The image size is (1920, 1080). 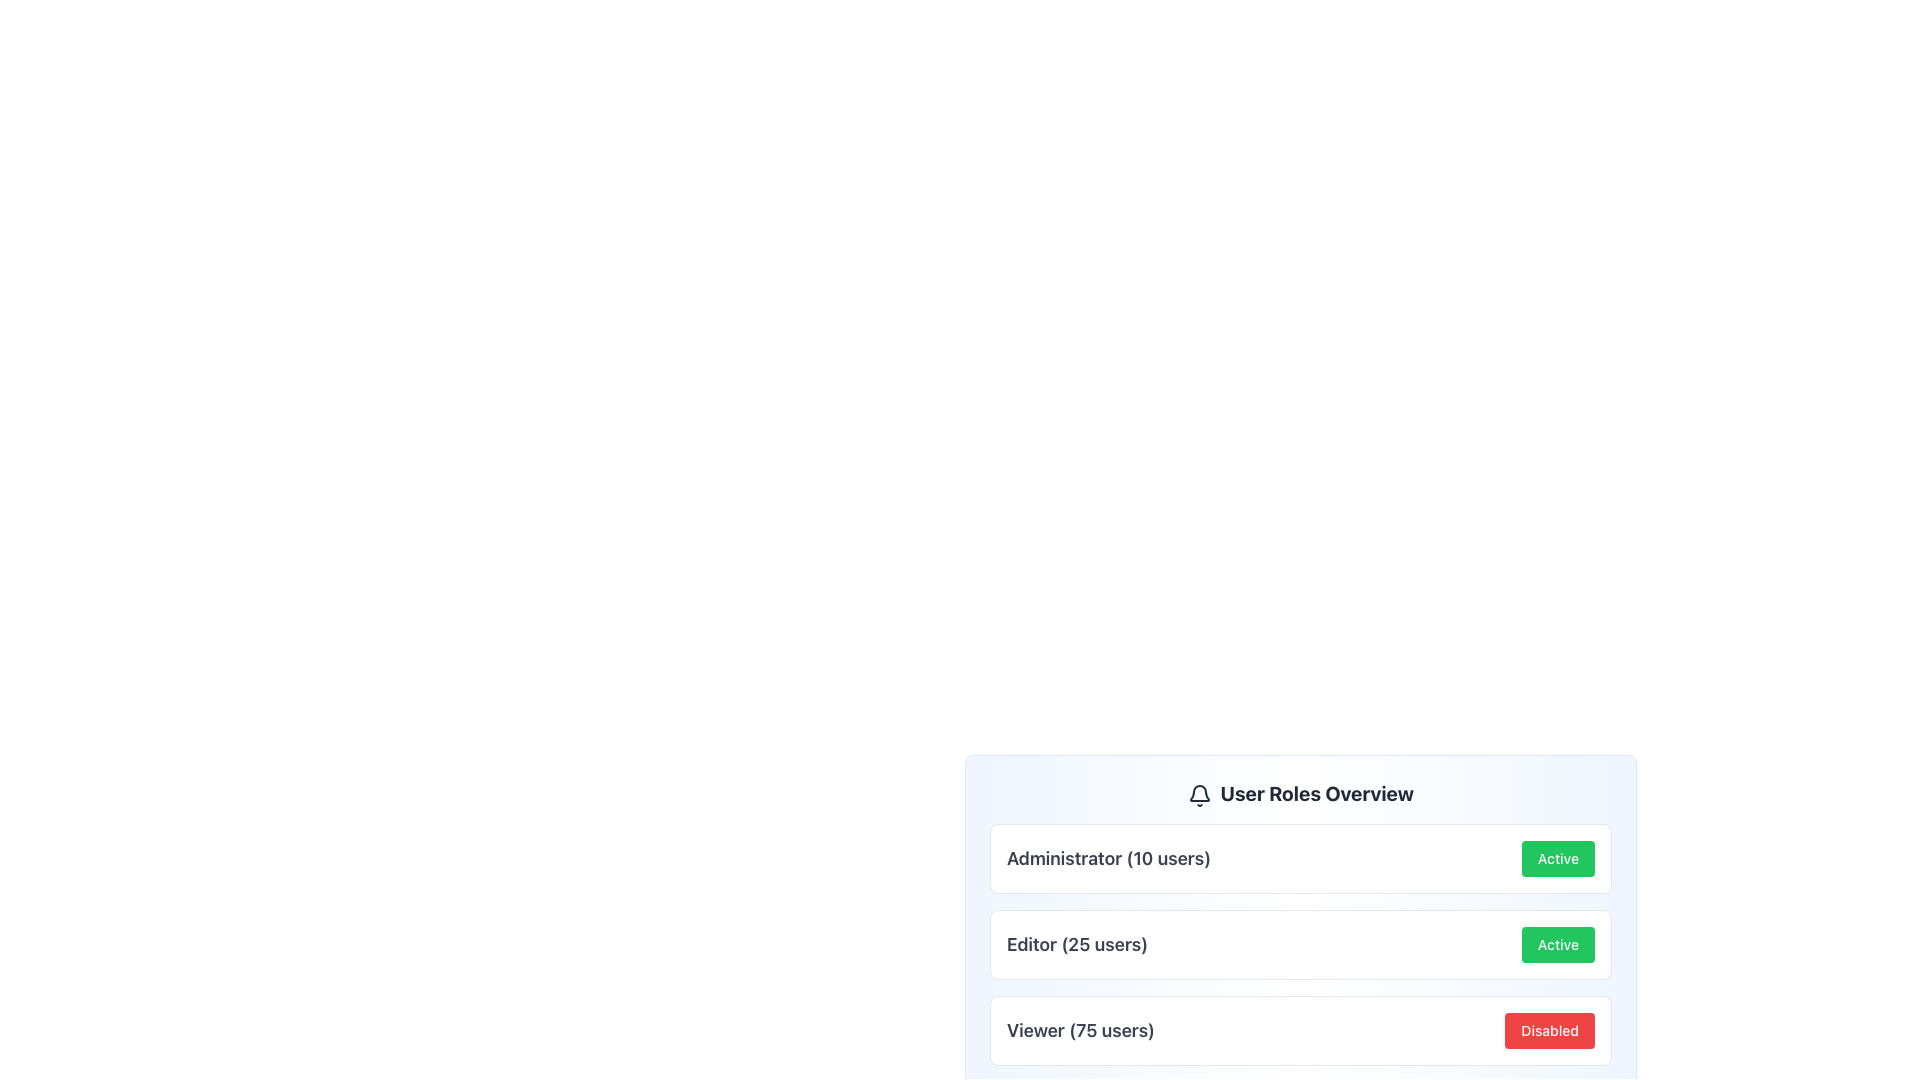 What do you see at coordinates (1557, 945) in the screenshot?
I see `the 'Active' button for the 'Editor' role located in the second row of the 'User Roles Overview' section` at bounding box center [1557, 945].